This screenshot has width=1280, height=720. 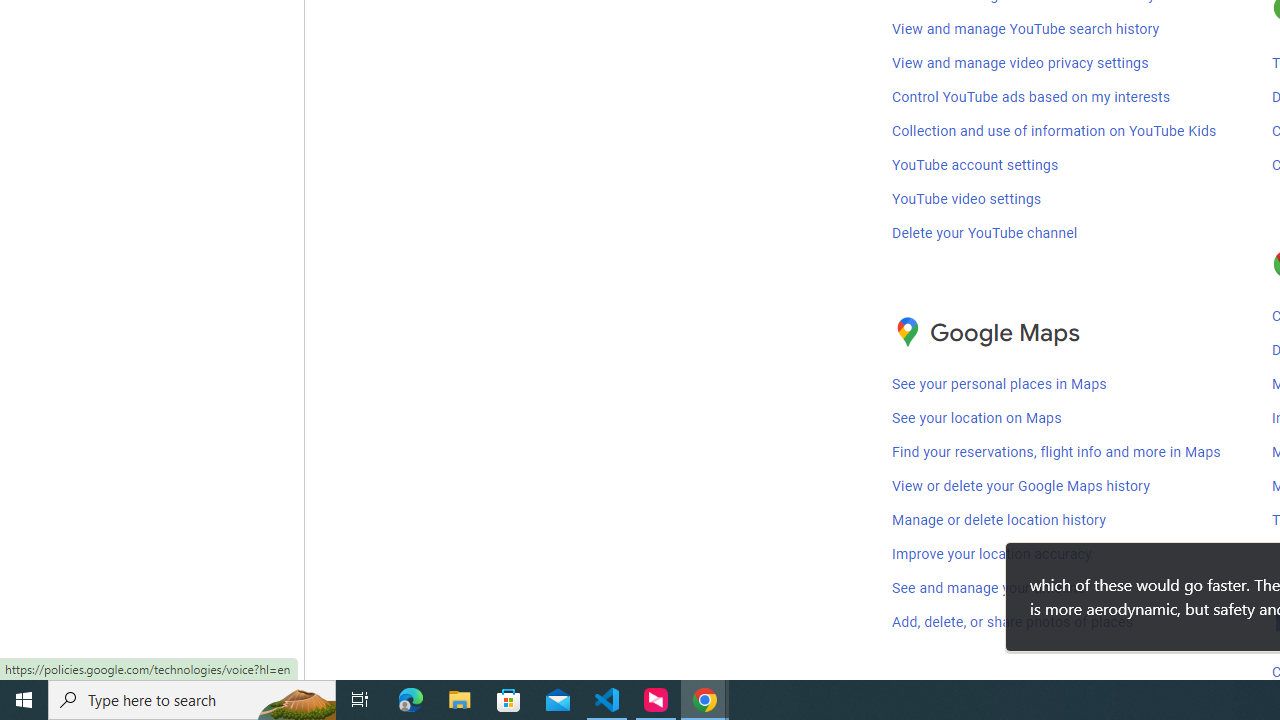 What do you see at coordinates (1055, 453) in the screenshot?
I see `'Find your reservations, flight info and more in Maps'` at bounding box center [1055, 453].